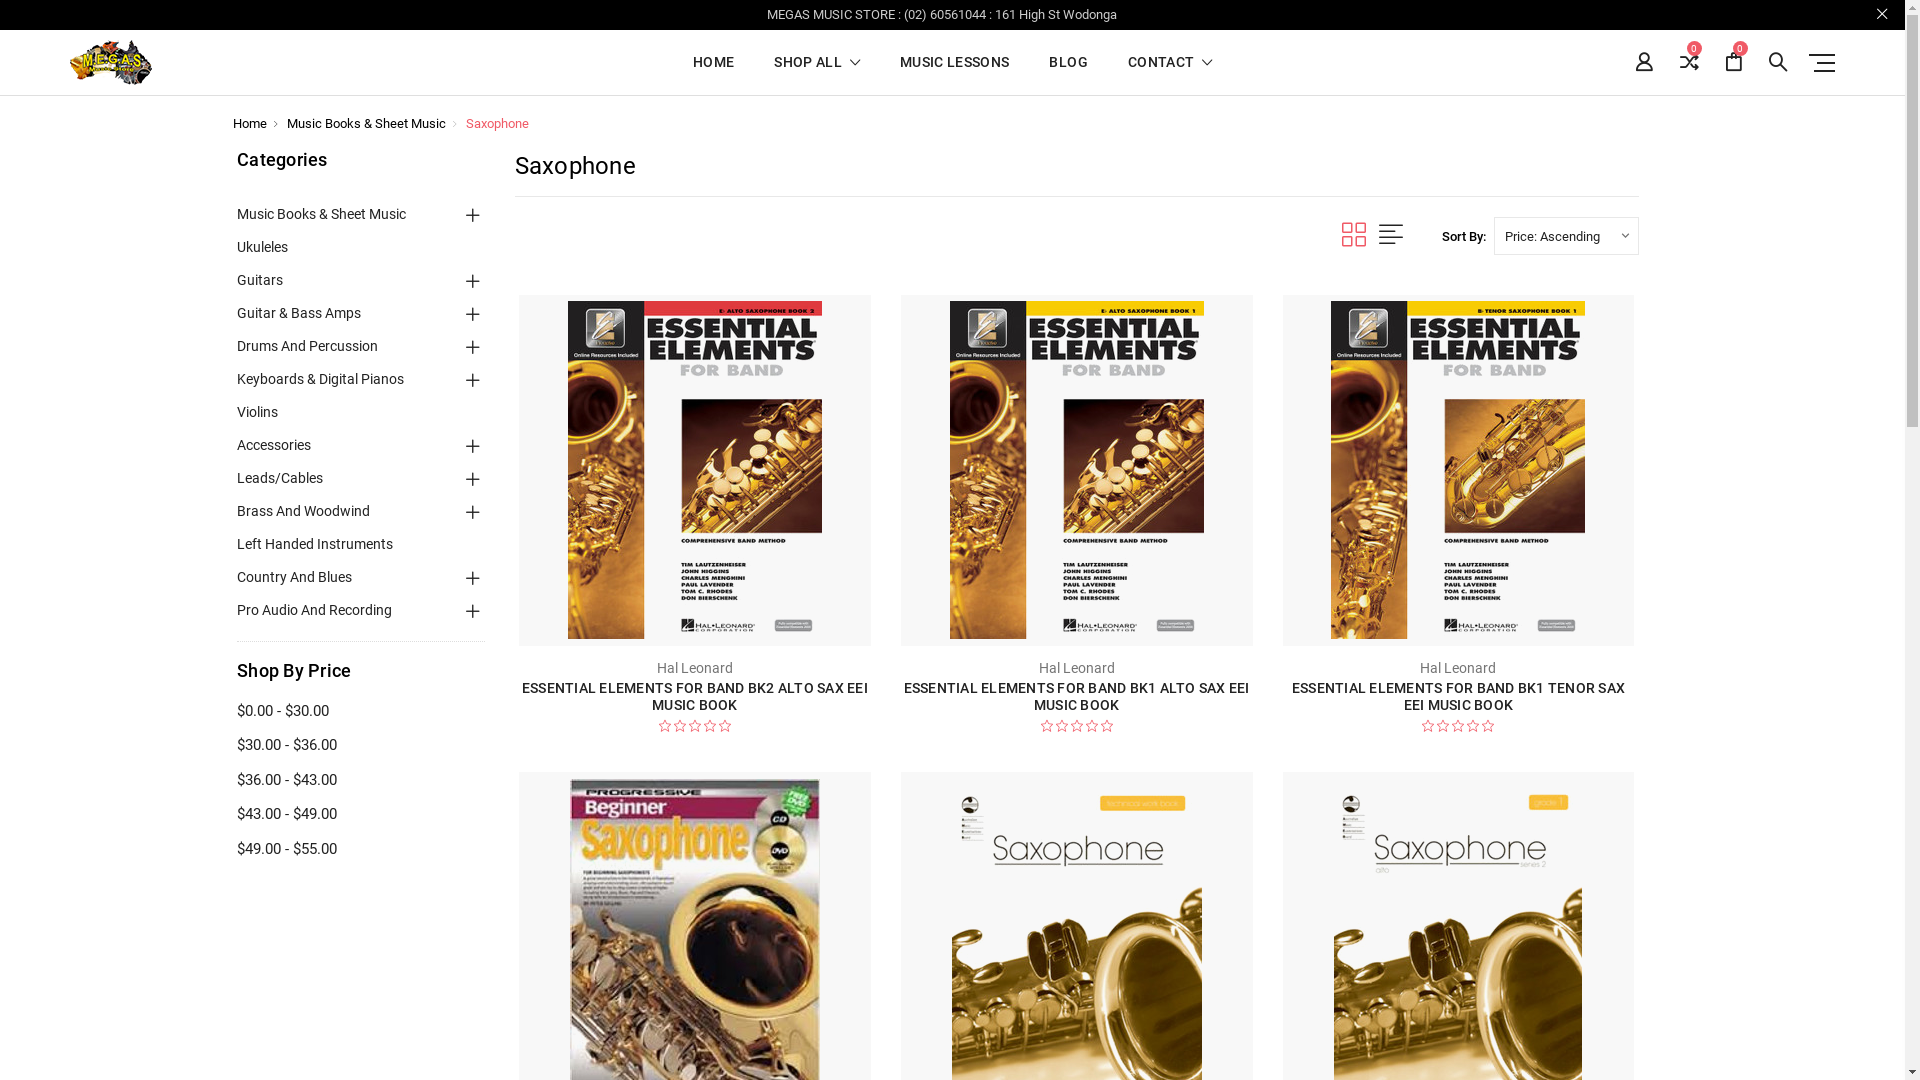 The image size is (1920, 1080). Describe the element at coordinates (236, 345) in the screenshot. I see `'Drums And Percussion'` at that location.